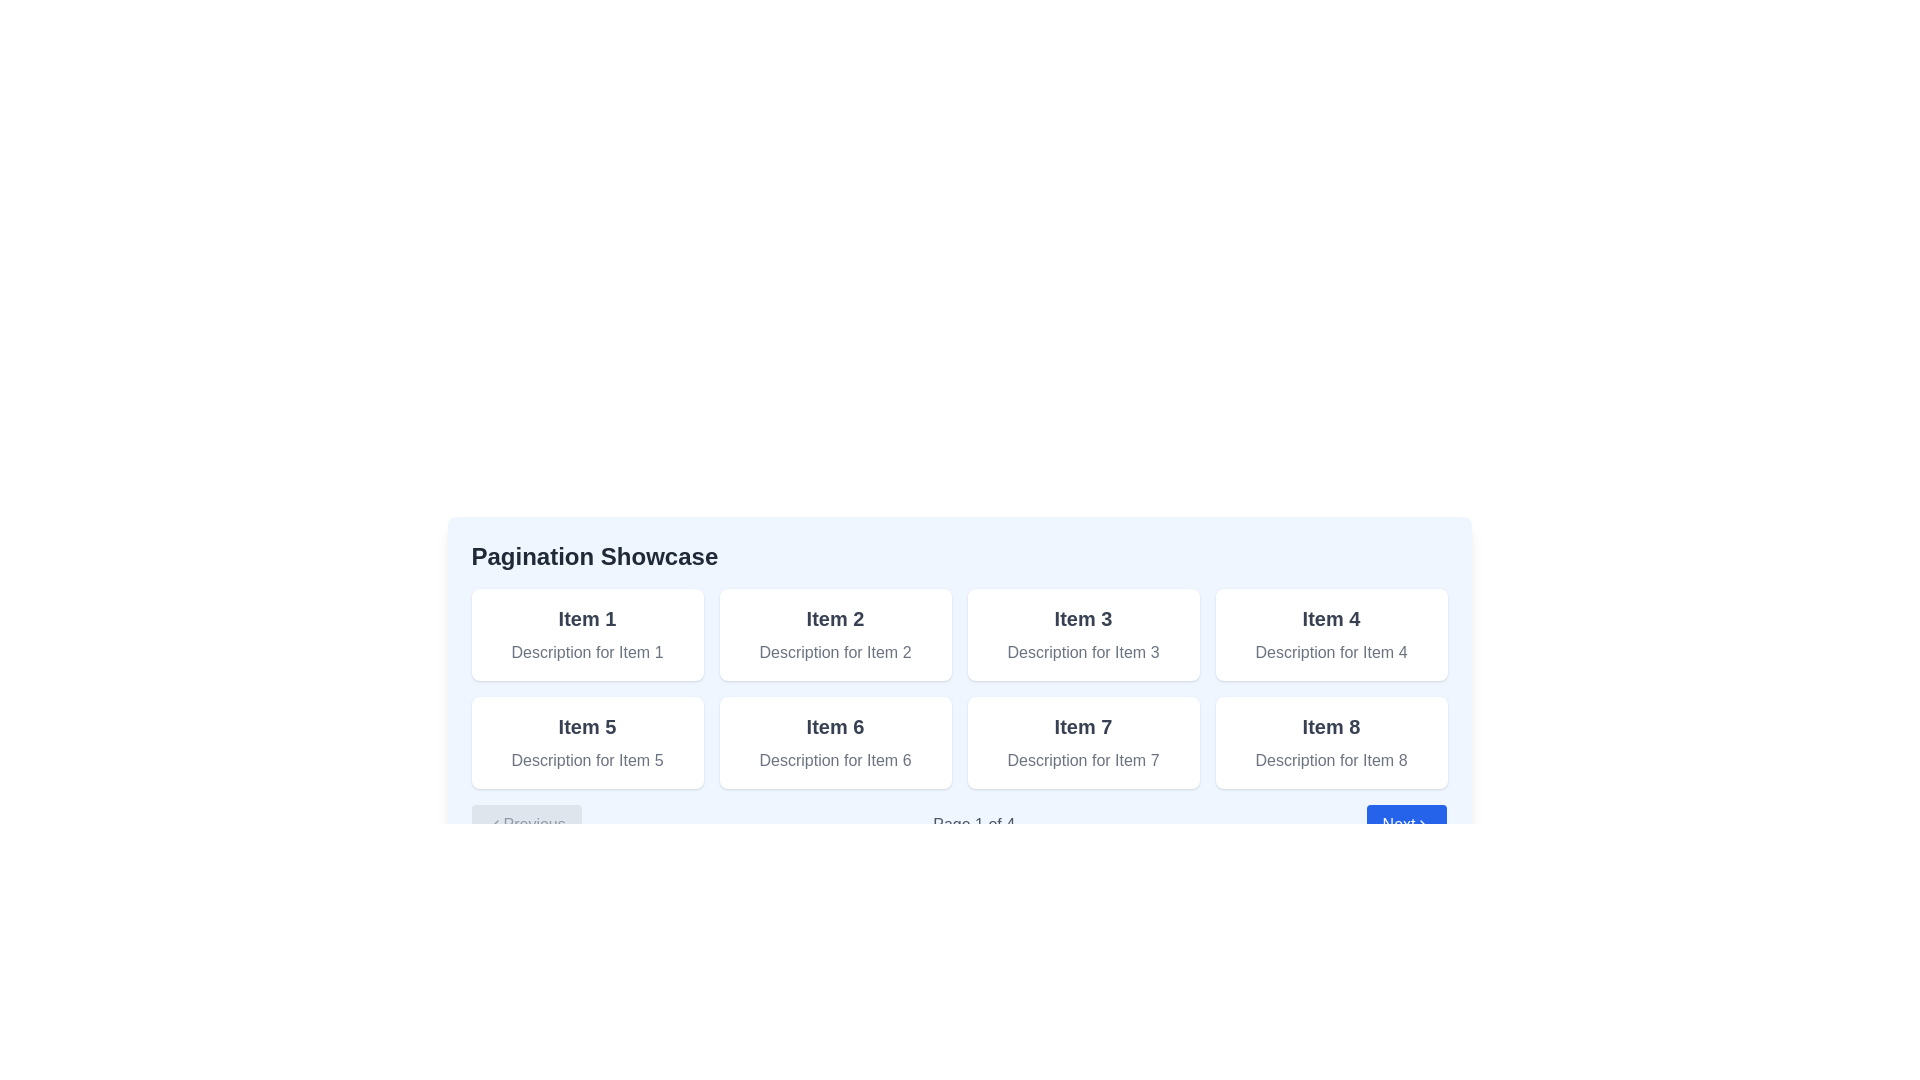 The image size is (1920, 1080). What do you see at coordinates (1082, 652) in the screenshot?
I see `the Text label providing additional descriptive information related to 'Item 3', located immediately below the title 'Item 3'` at bounding box center [1082, 652].